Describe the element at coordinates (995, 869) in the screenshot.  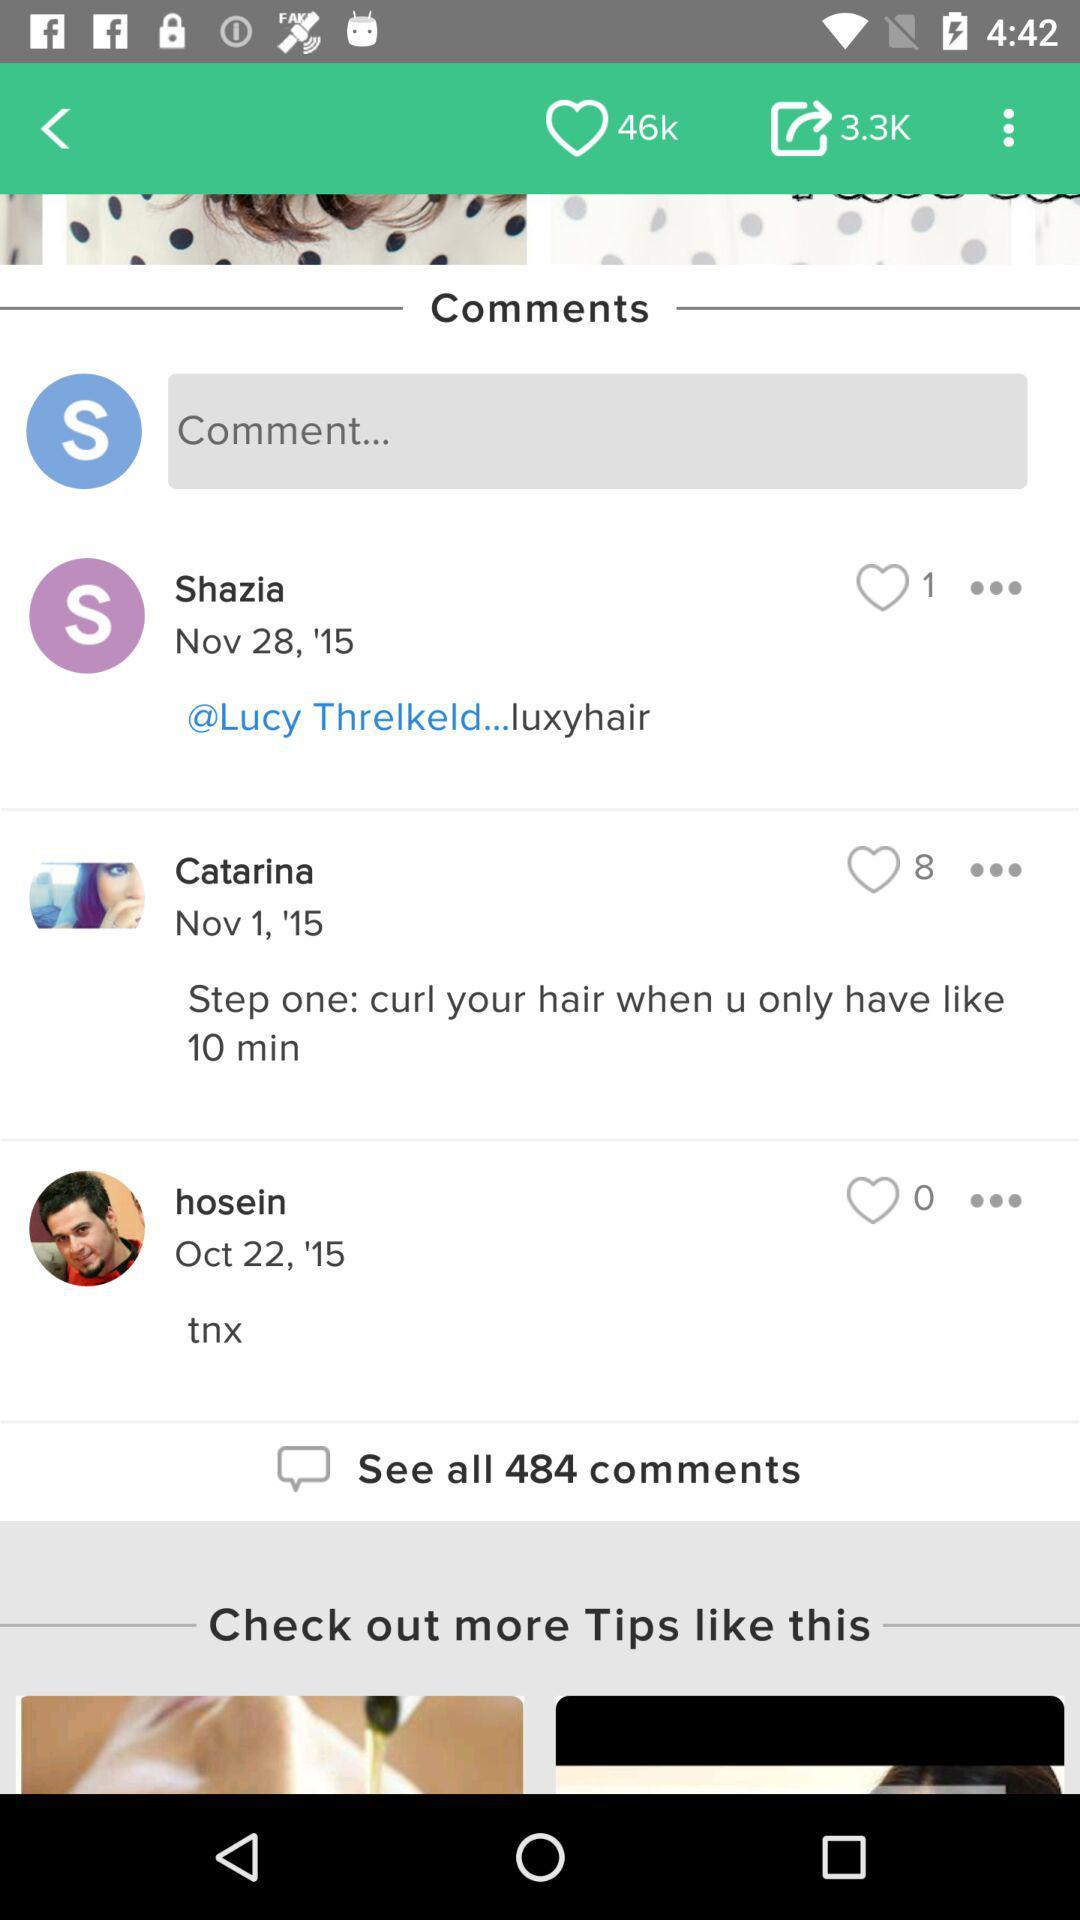
I see `option` at that location.